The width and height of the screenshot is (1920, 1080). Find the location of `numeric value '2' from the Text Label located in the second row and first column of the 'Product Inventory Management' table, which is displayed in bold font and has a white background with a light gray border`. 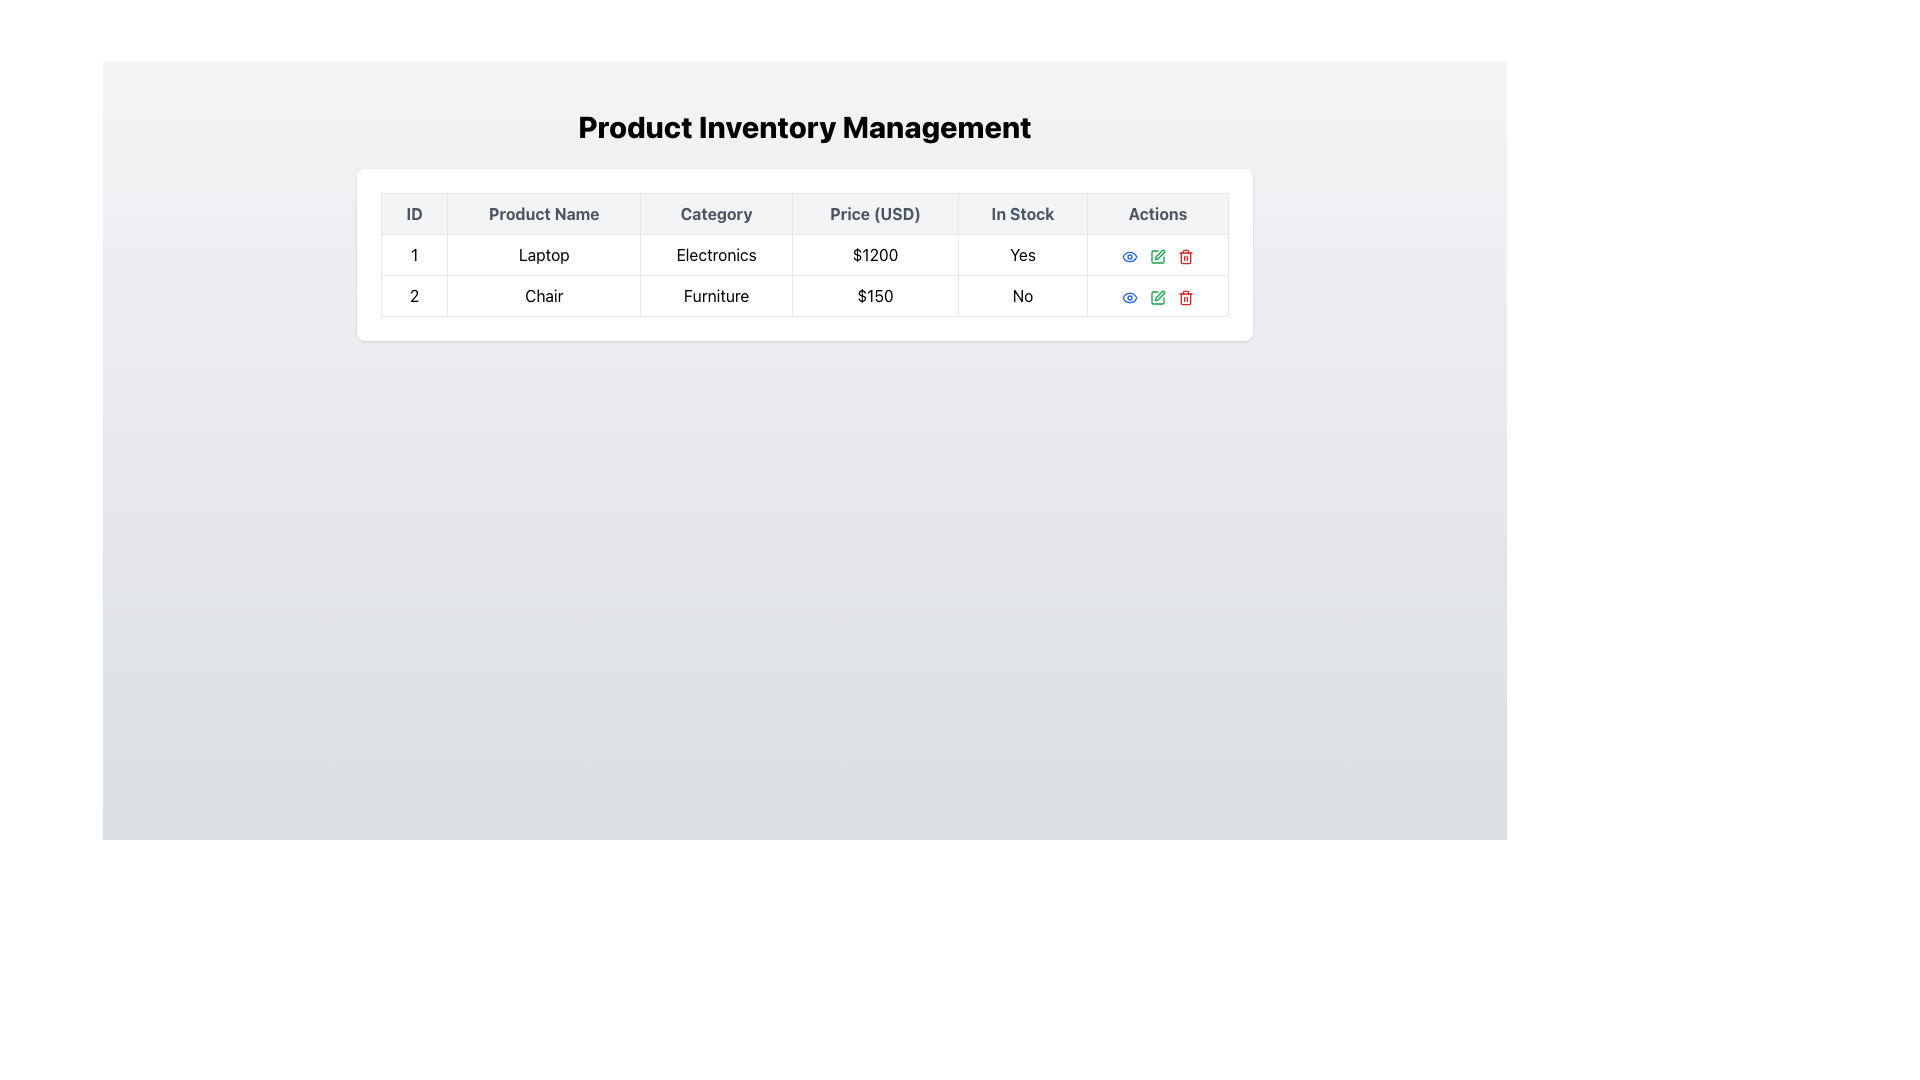

numeric value '2' from the Text Label located in the second row and first column of the 'Product Inventory Management' table, which is displayed in bold font and has a white background with a light gray border is located at coordinates (413, 296).